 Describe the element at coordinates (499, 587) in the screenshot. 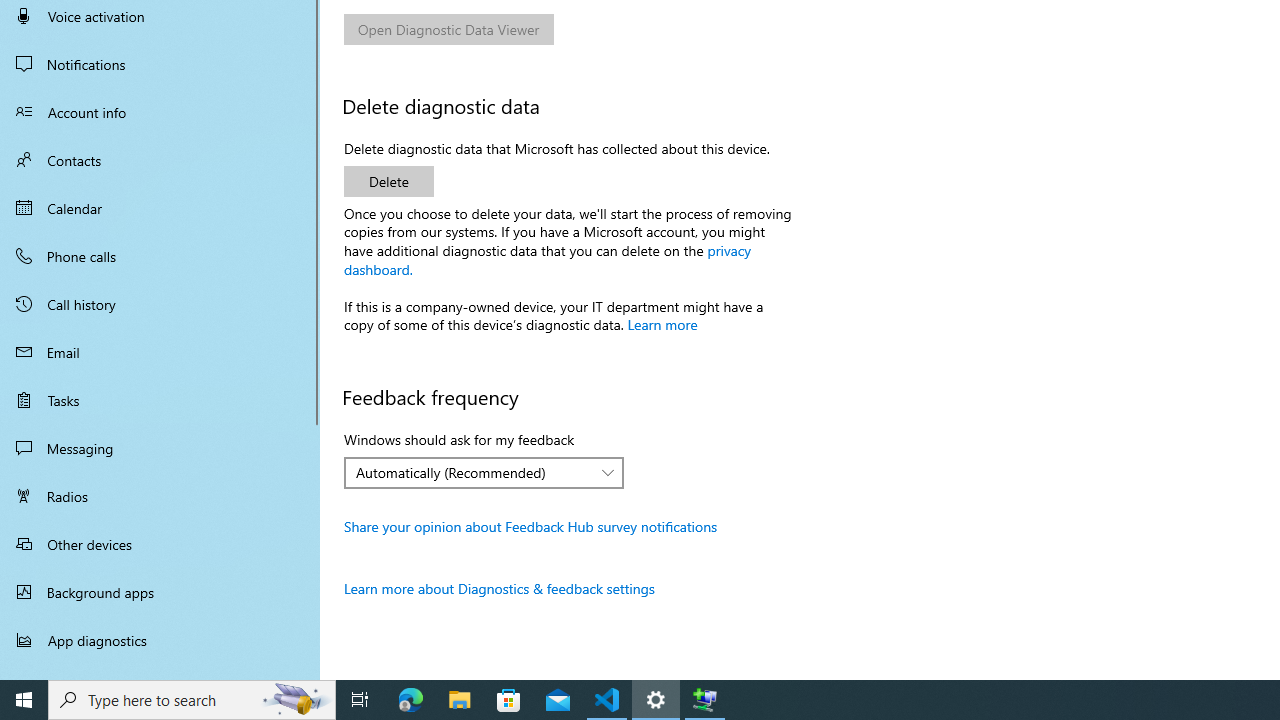

I see `'Learn more about Diagnostics & feedback settings'` at that location.